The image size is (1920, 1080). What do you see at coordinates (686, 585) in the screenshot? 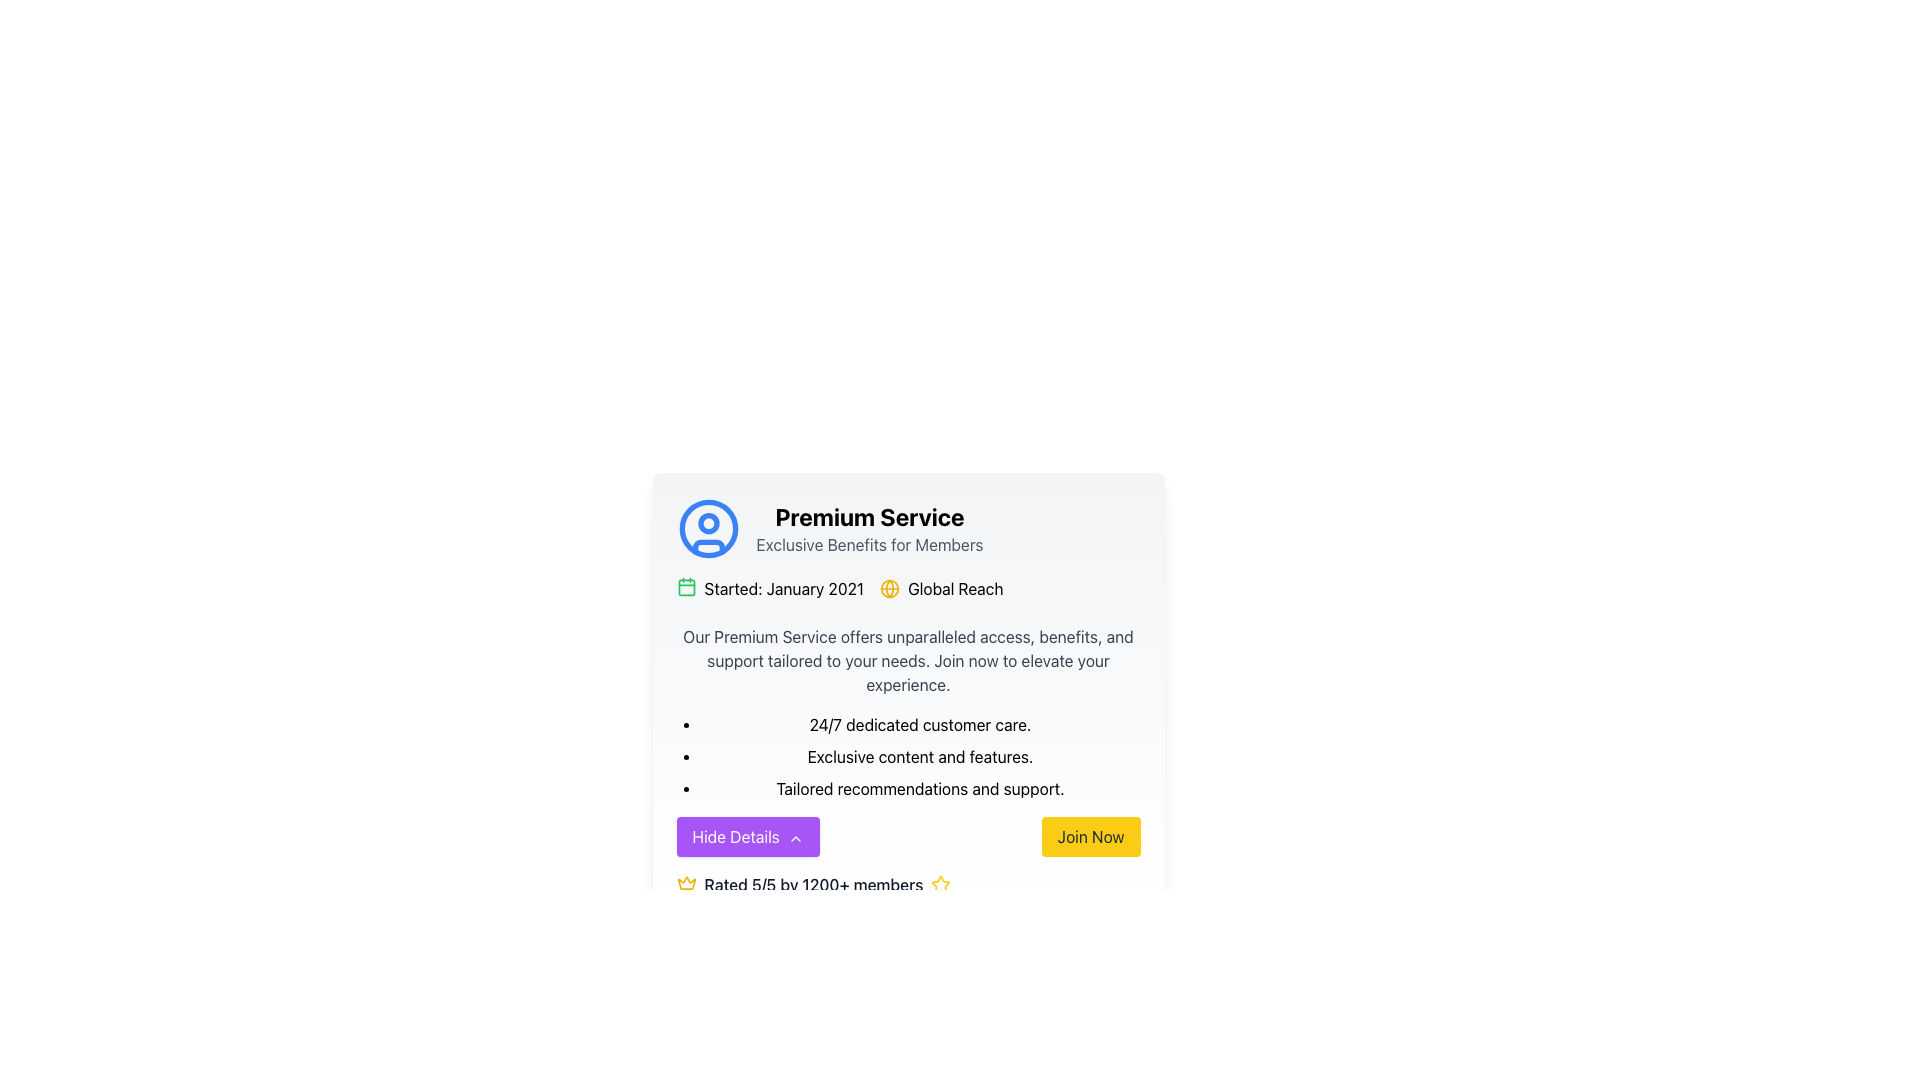
I see `the 'Start Date' icon, which is positioned to the left of the 'Started: January 2021' text and adjacent to the 'Global Reach' icon` at bounding box center [686, 585].